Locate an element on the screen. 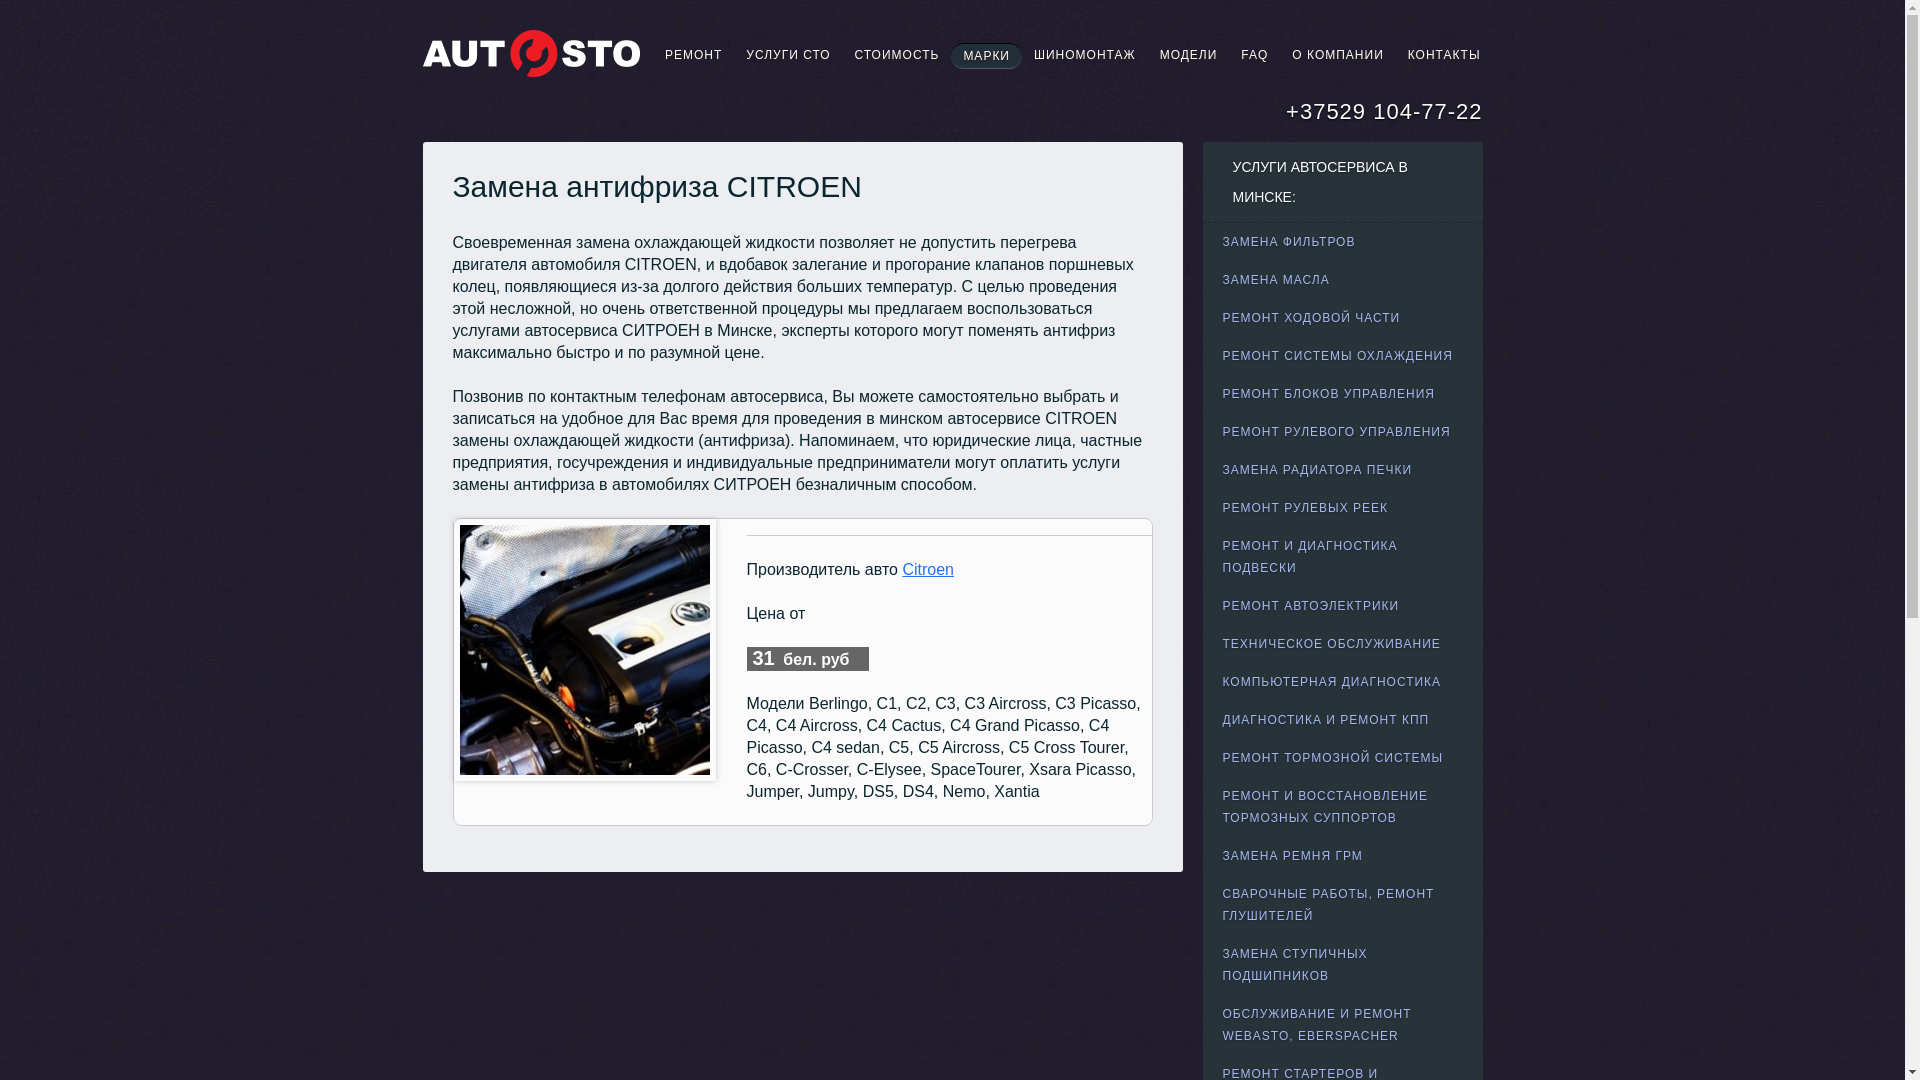 This screenshot has height=1080, width=1920. 'Citroen' is located at coordinates (901, 569).